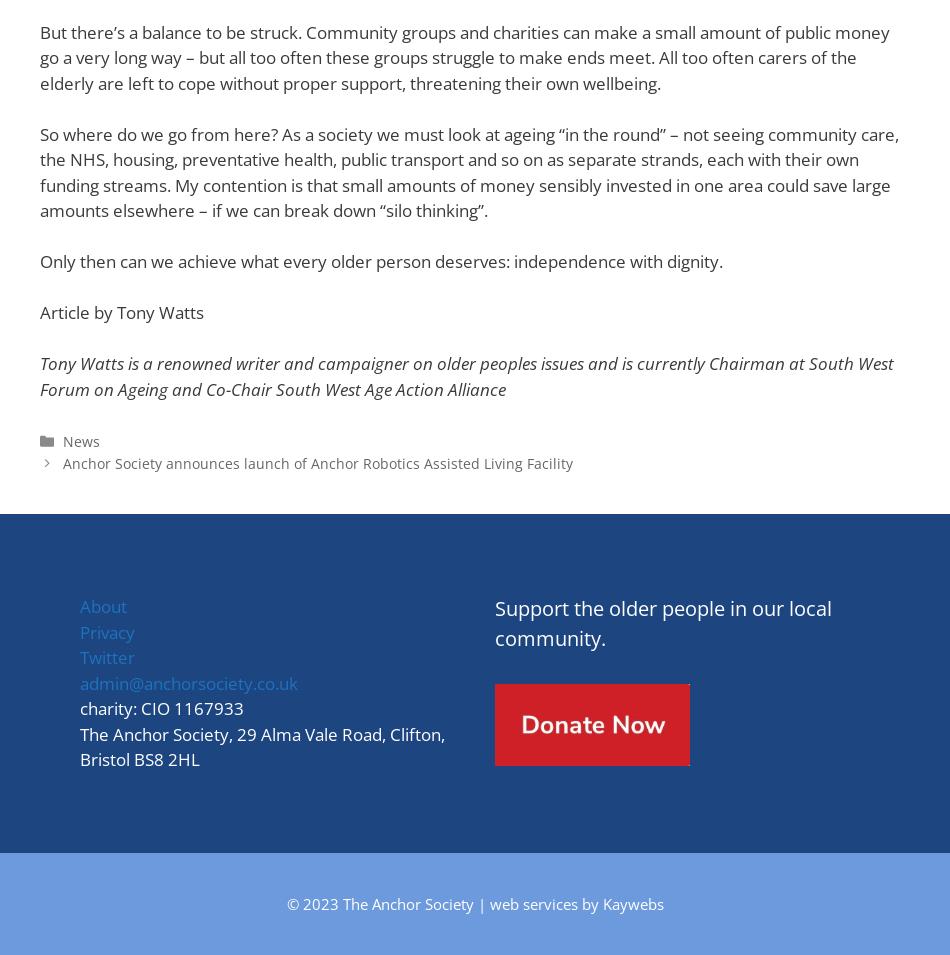 The width and height of the screenshot is (950, 955). Describe the element at coordinates (121, 312) in the screenshot. I see `'Article by Tony Watts'` at that location.